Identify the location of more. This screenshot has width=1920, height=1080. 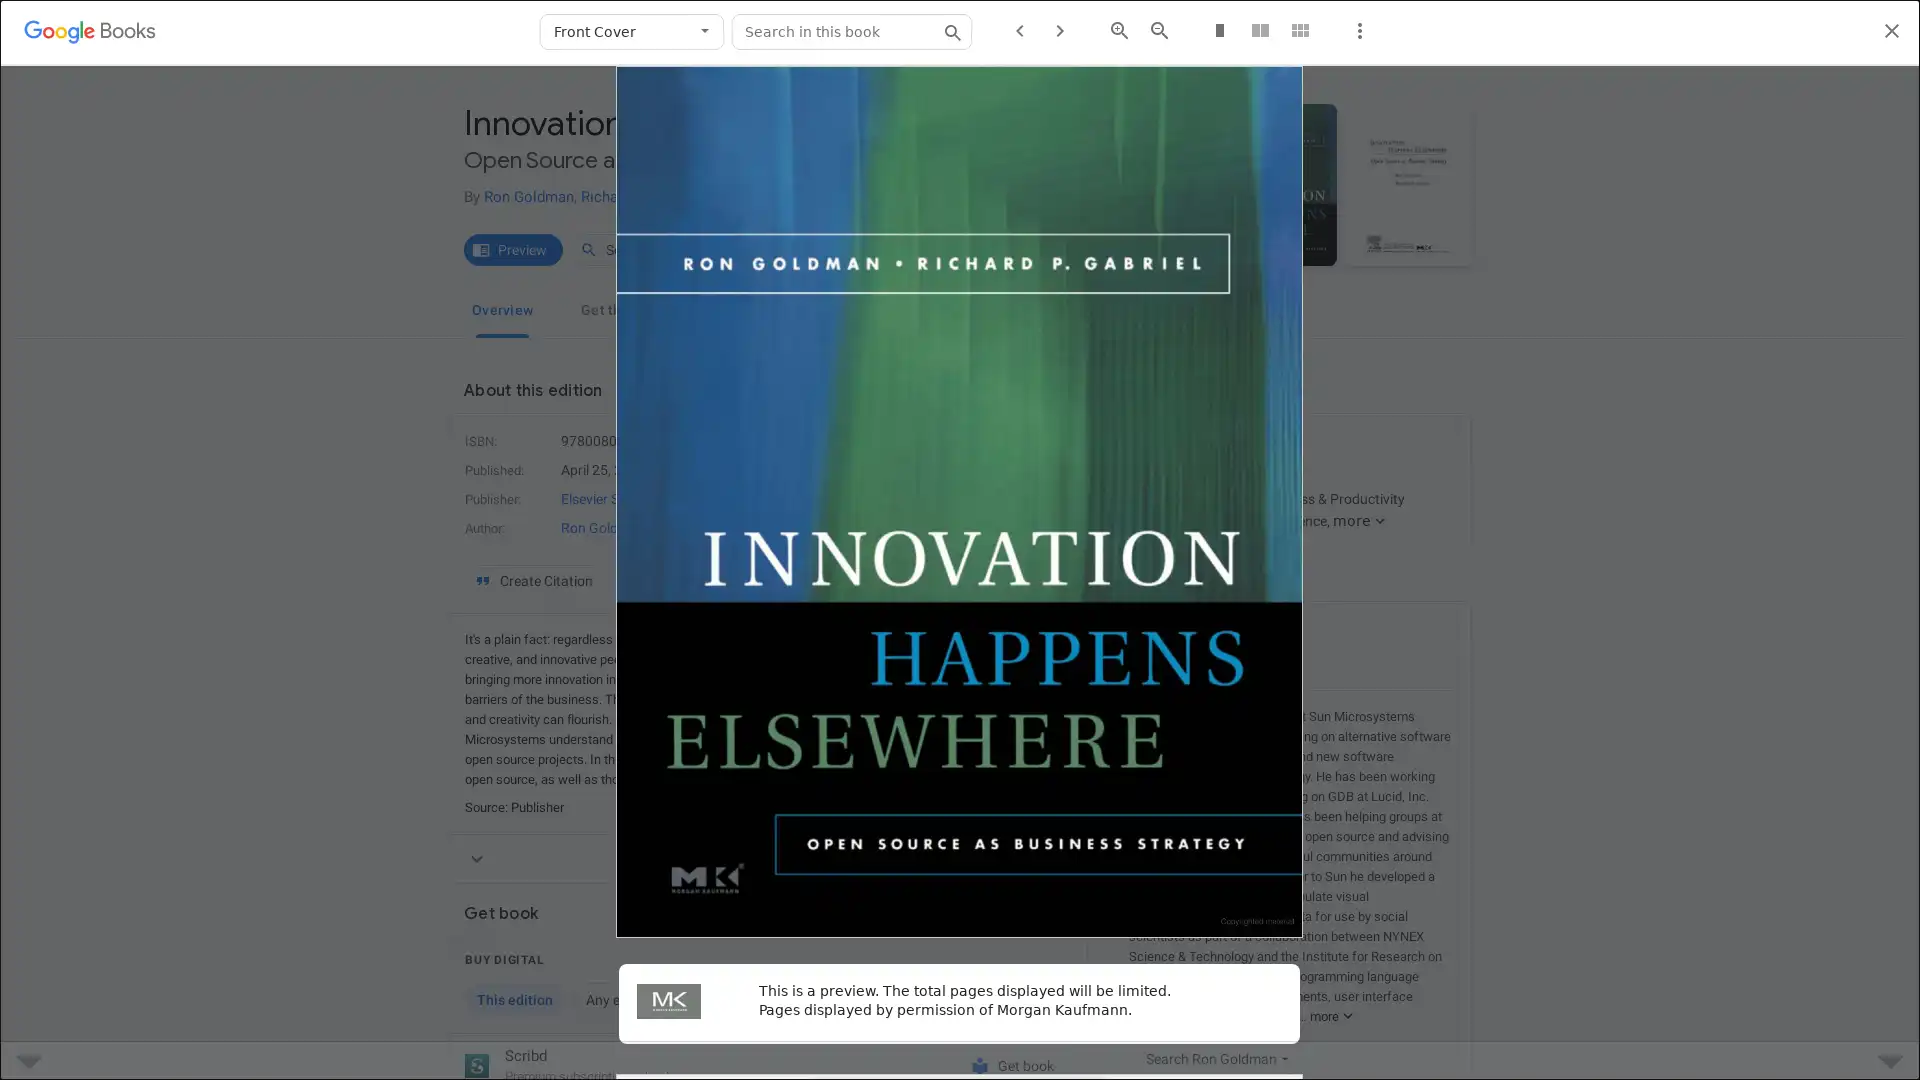
(1360, 519).